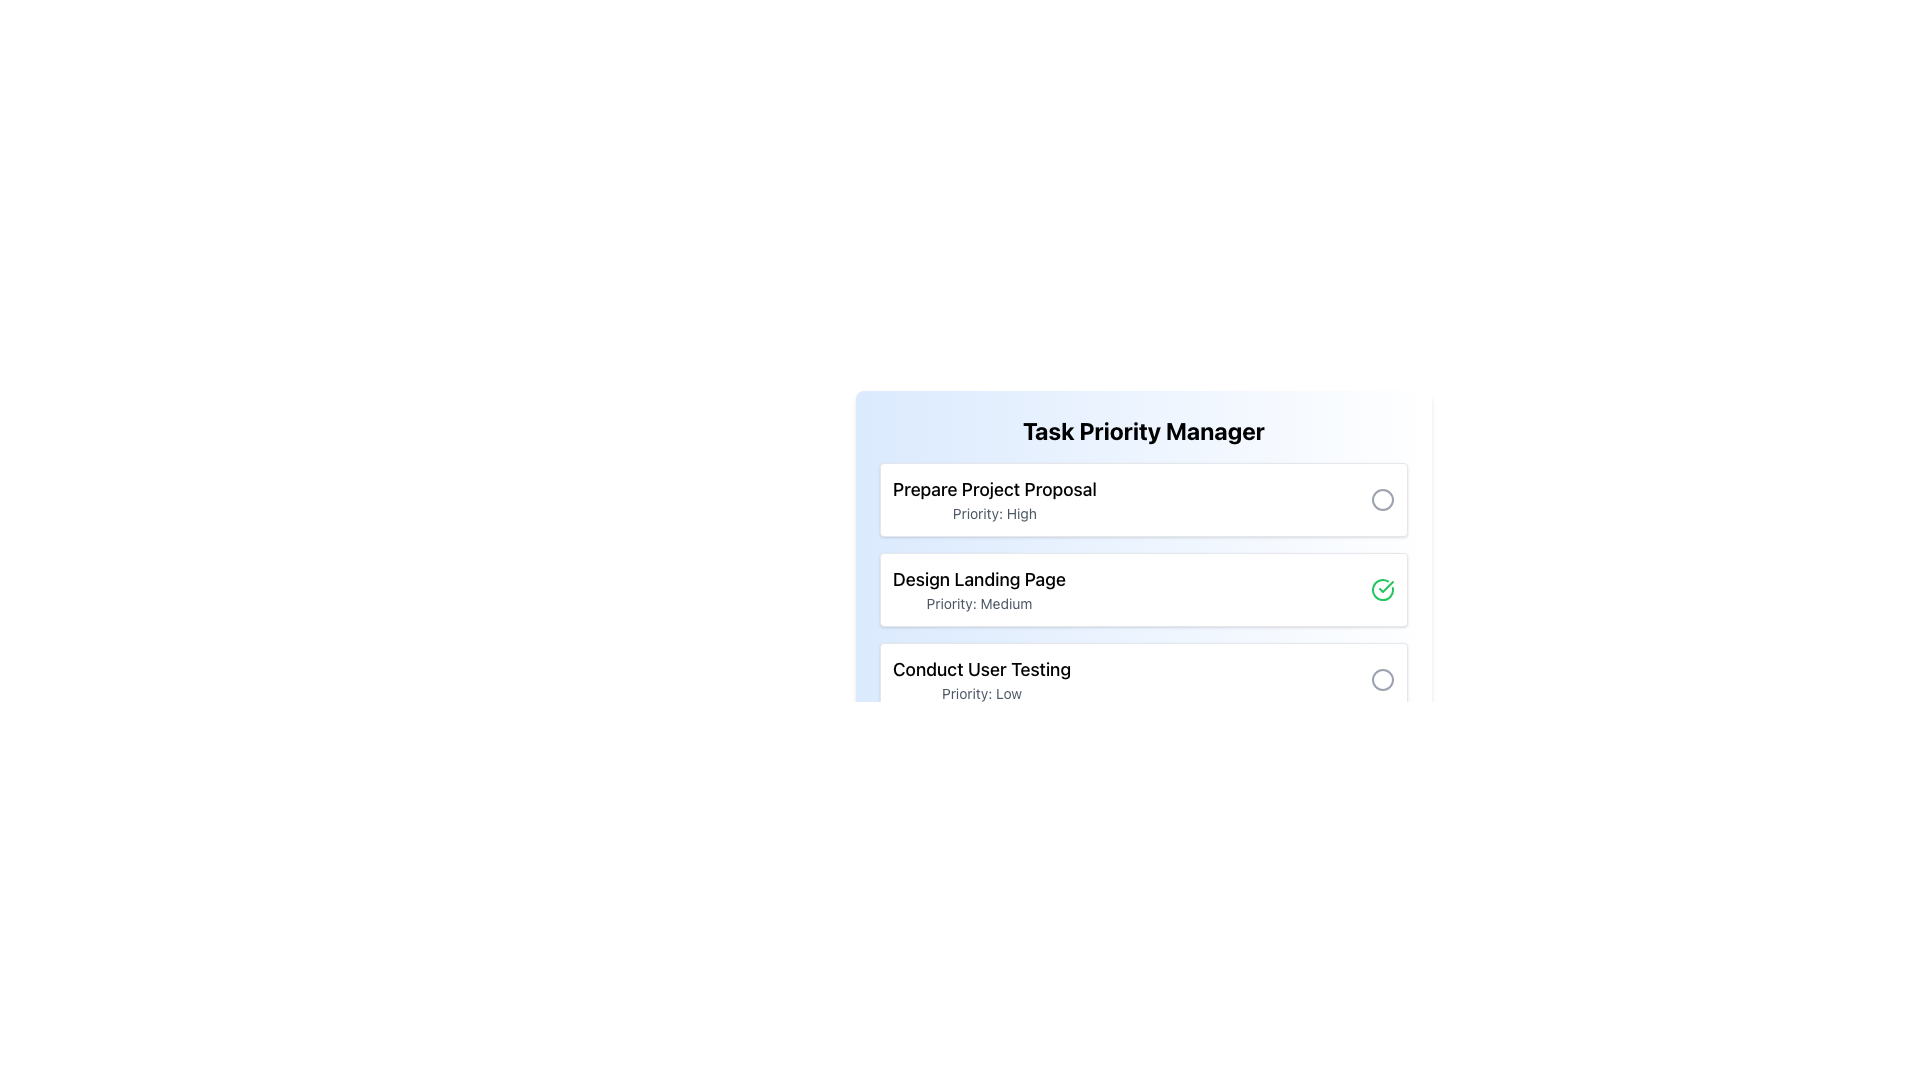 Image resolution: width=1920 pixels, height=1080 pixels. What do you see at coordinates (1143, 678) in the screenshot?
I see `the checkbox of the task item labeled 'Conduct User Testing'` at bounding box center [1143, 678].